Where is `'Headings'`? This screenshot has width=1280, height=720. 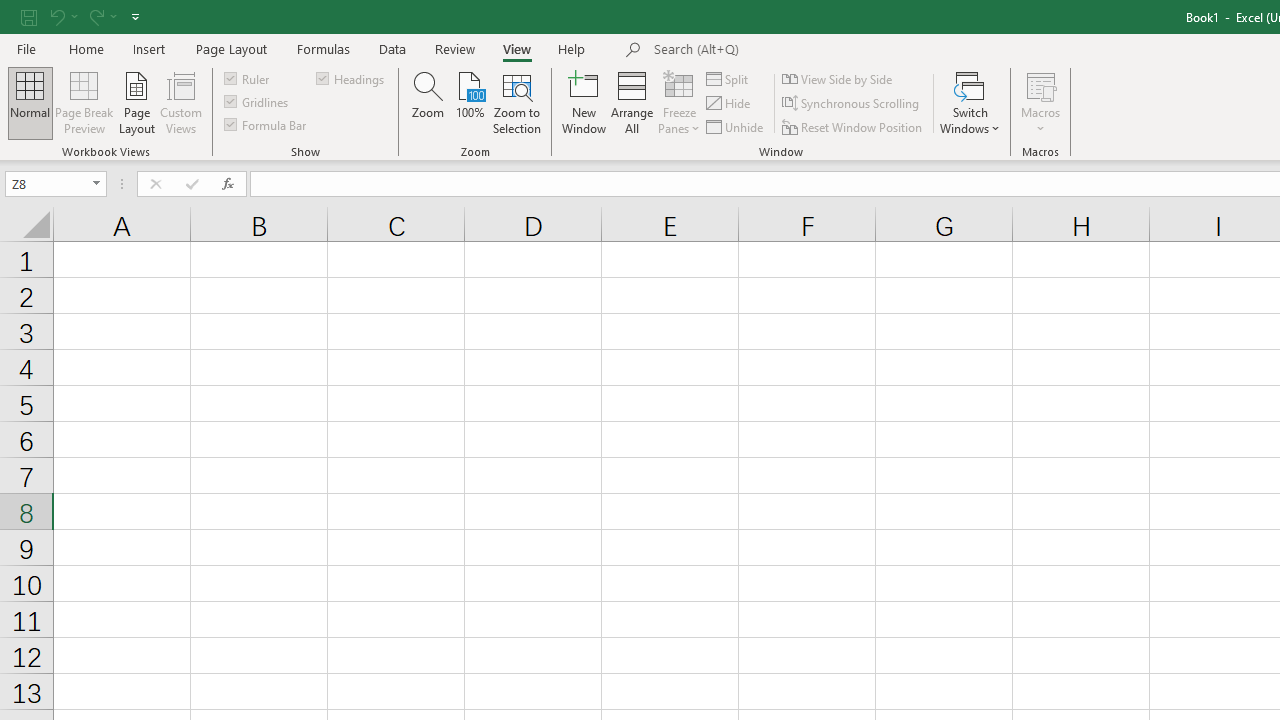
'Headings' is located at coordinates (352, 77).